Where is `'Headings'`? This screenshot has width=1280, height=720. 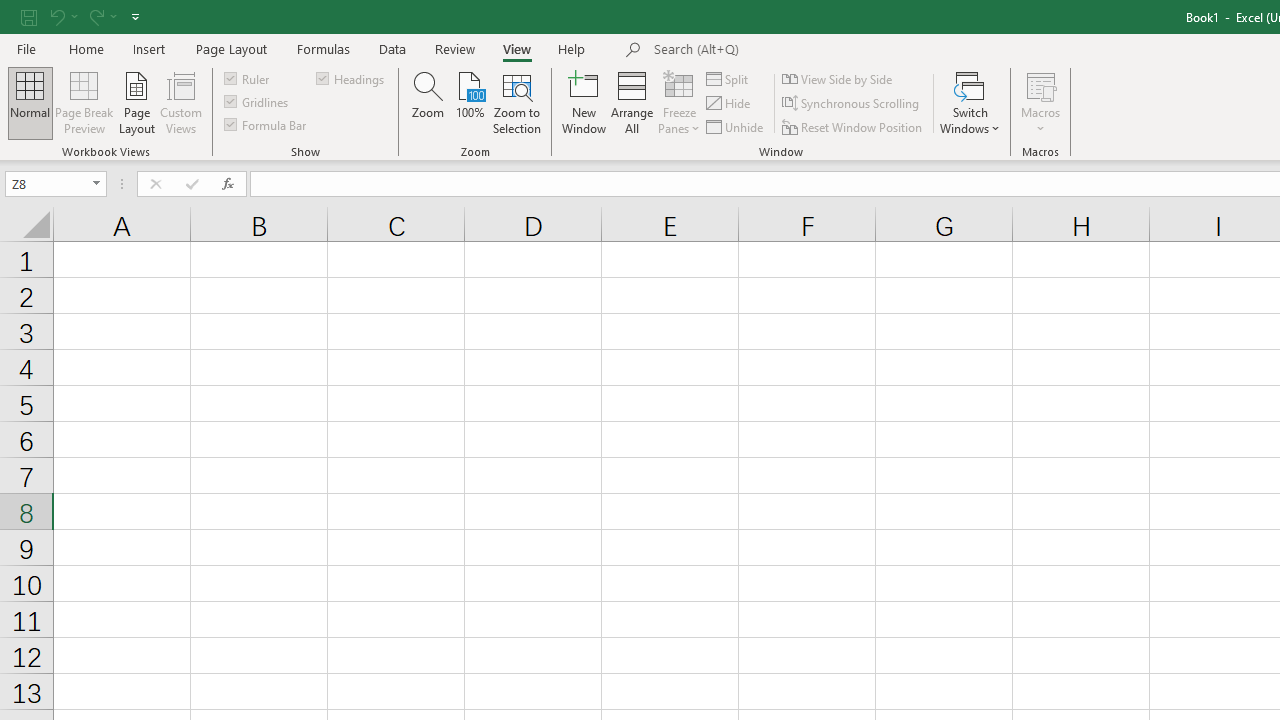
'Headings' is located at coordinates (352, 77).